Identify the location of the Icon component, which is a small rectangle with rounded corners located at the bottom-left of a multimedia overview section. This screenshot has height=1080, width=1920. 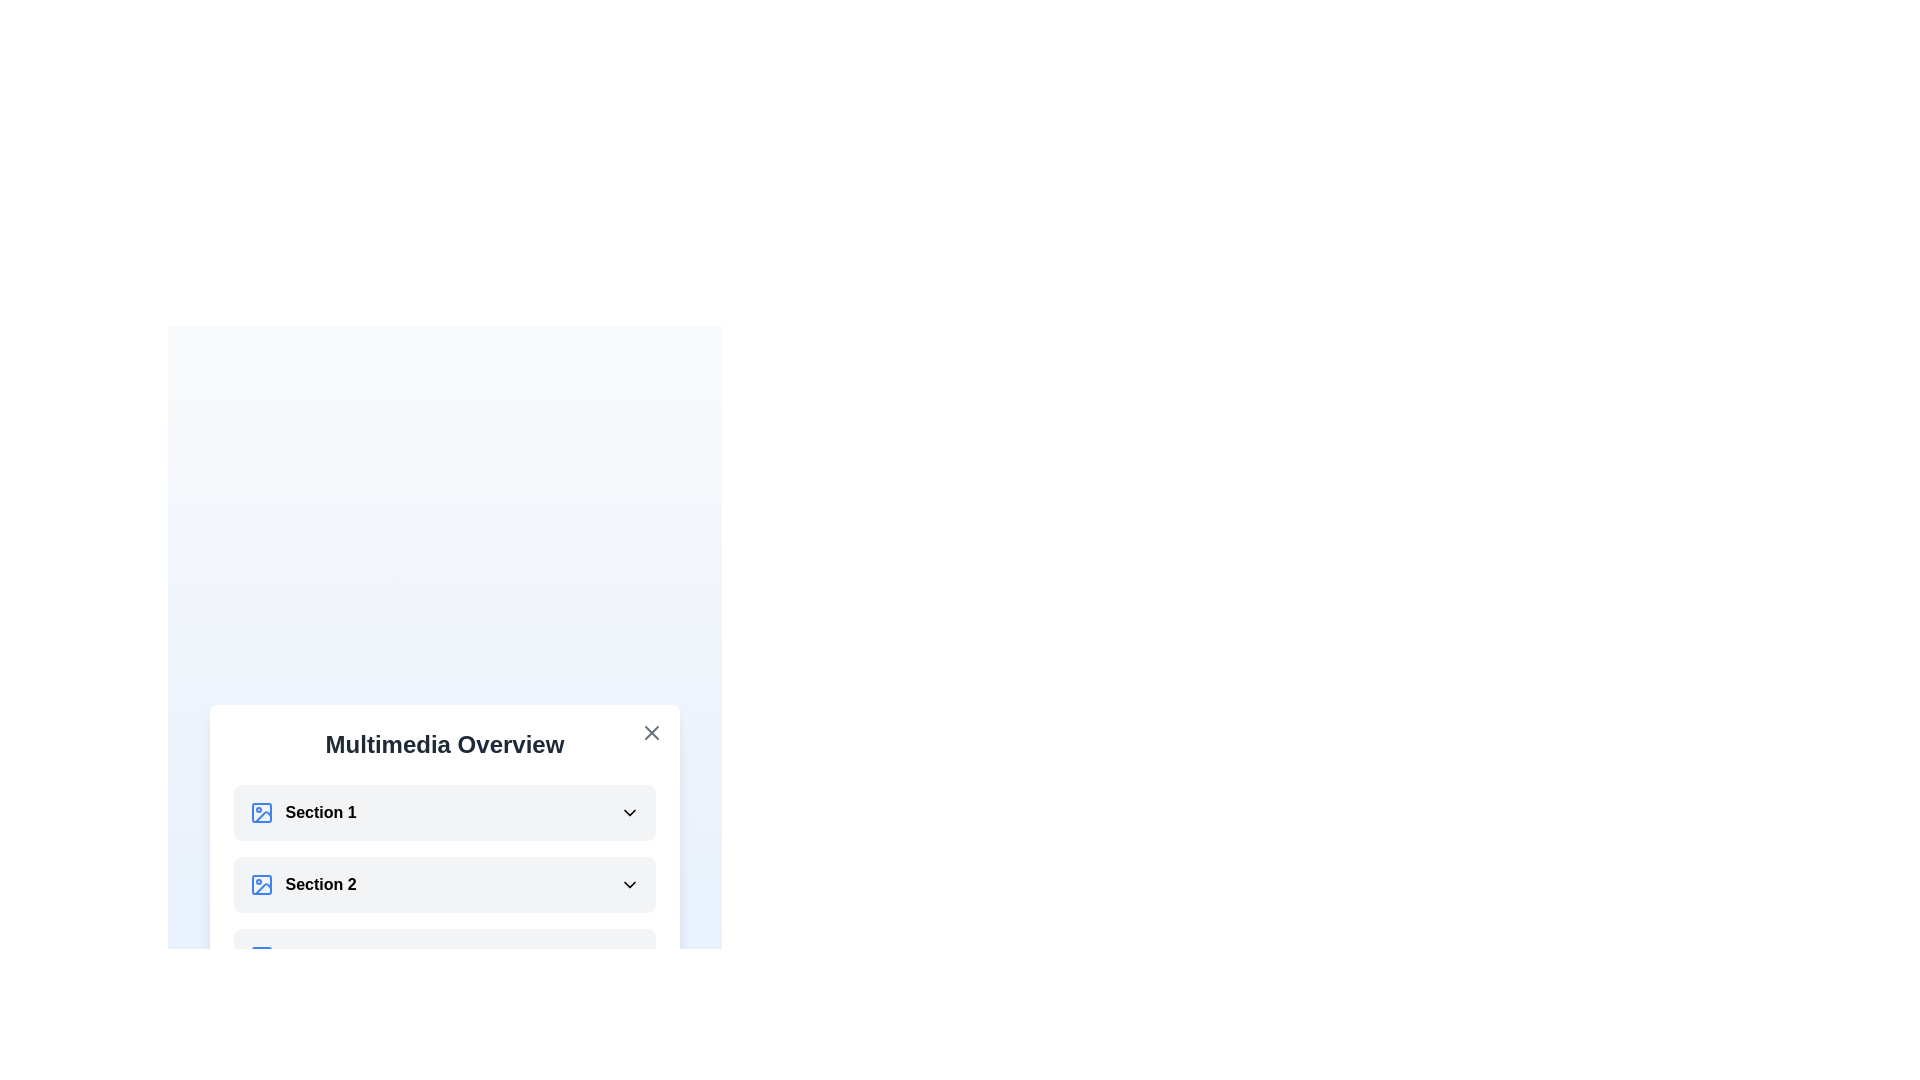
(260, 955).